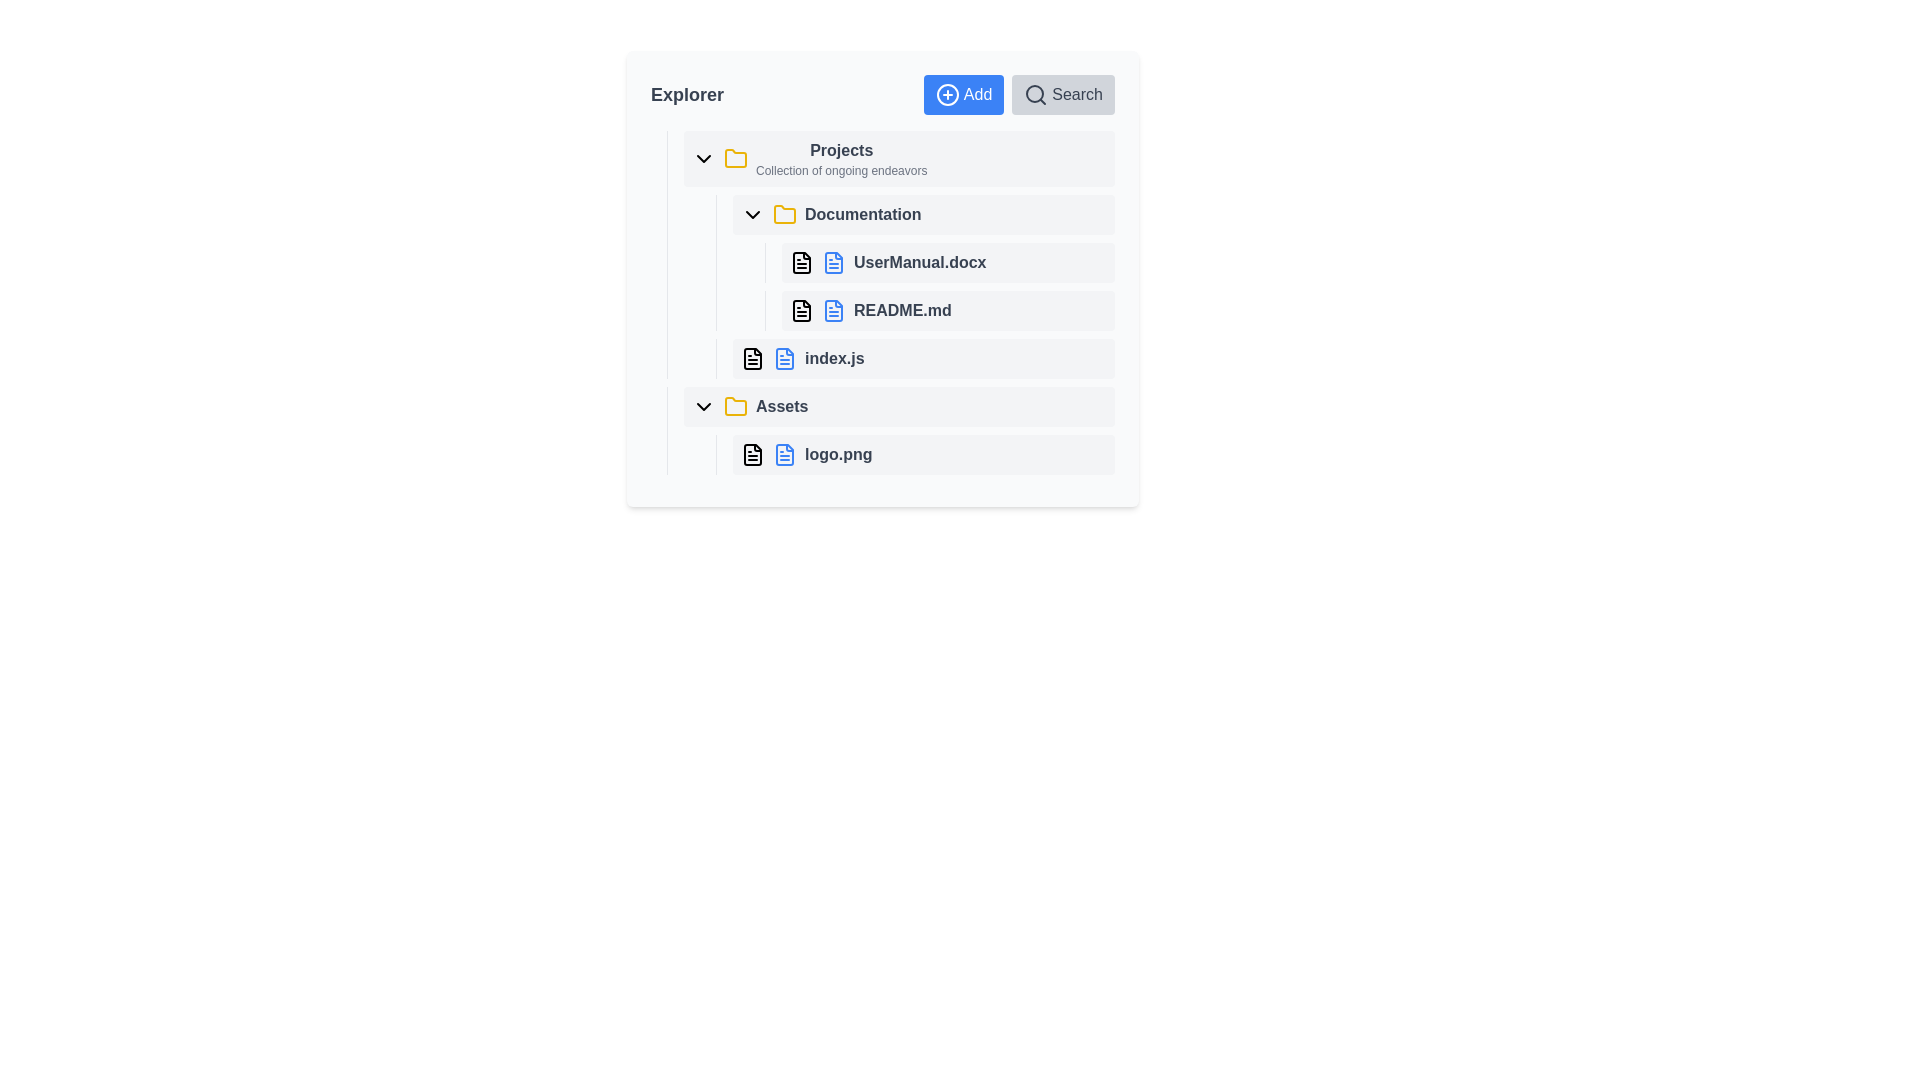 This screenshot has width=1920, height=1080. I want to click on the file entry named 'UserManual.docx' located, so click(890, 253).